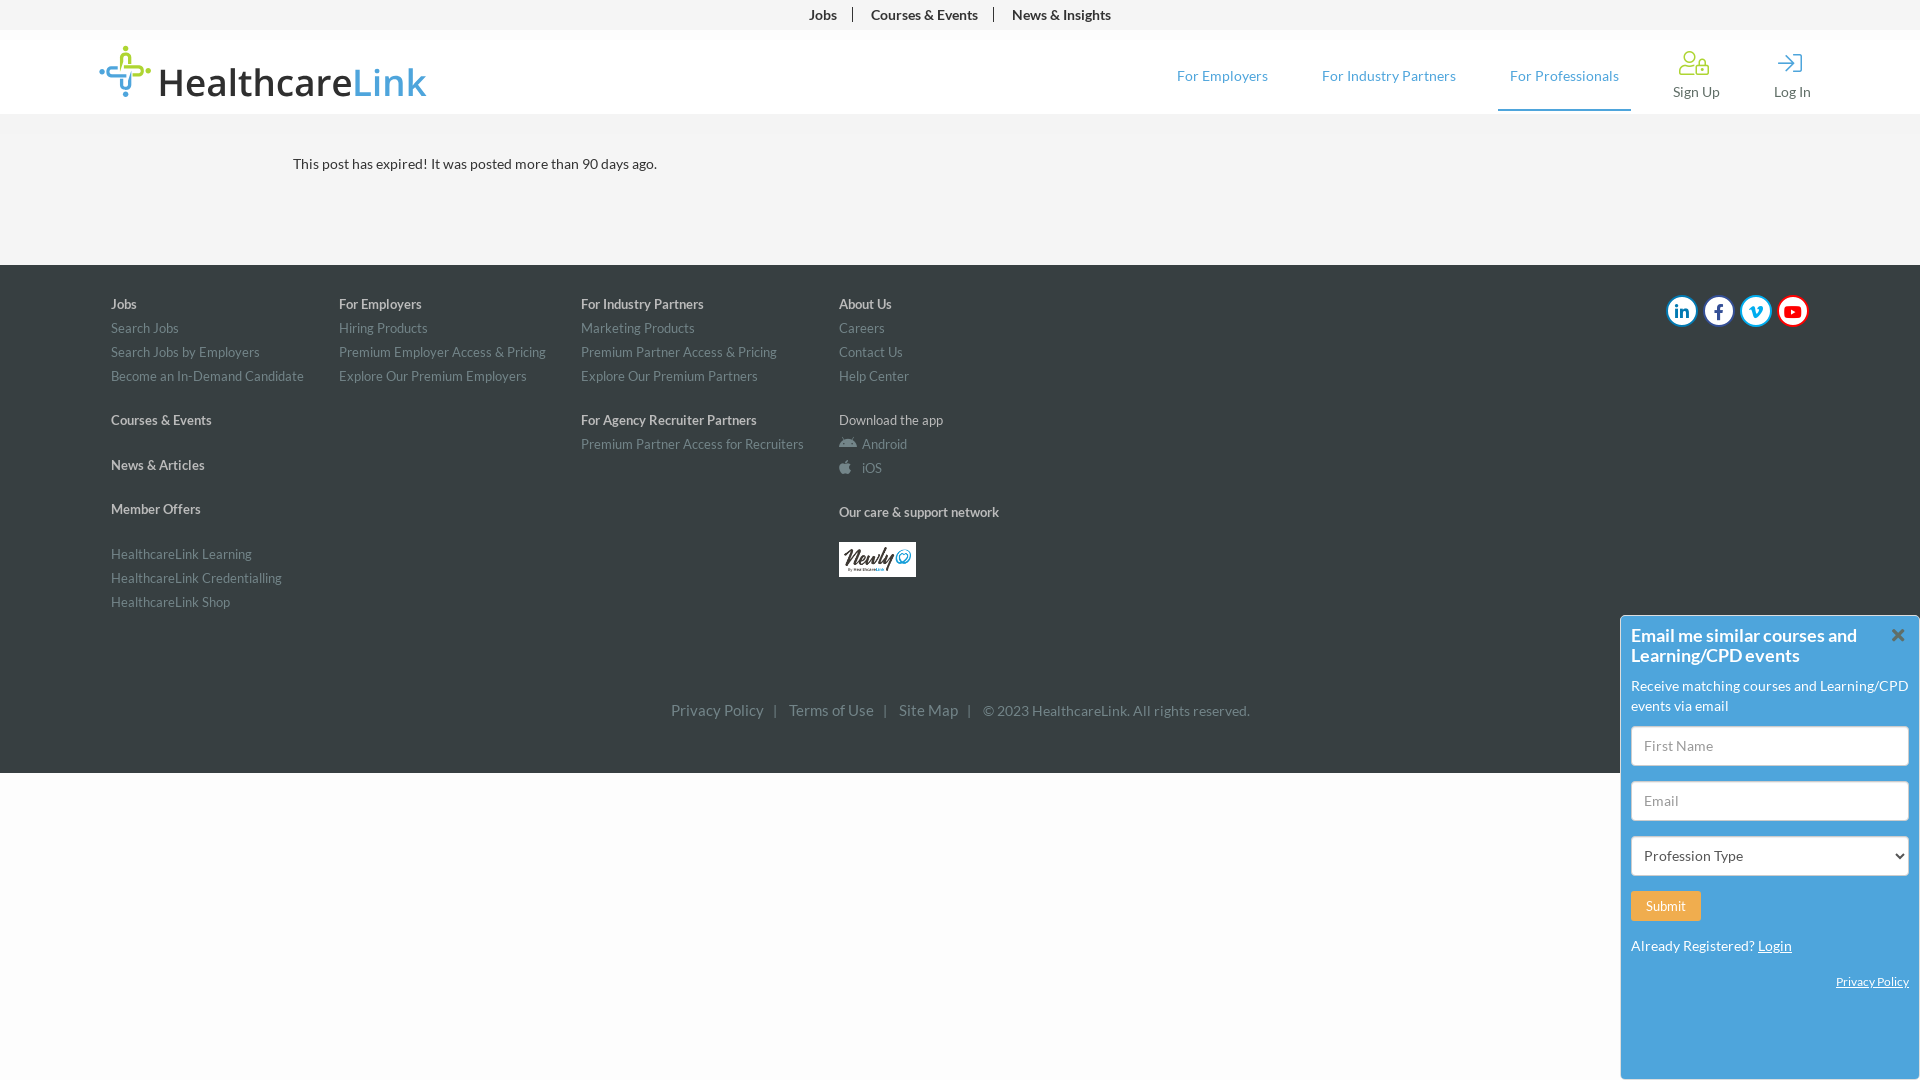  What do you see at coordinates (207, 375) in the screenshot?
I see `'Become an In-Demand Candidate'` at bounding box center [207, 375].